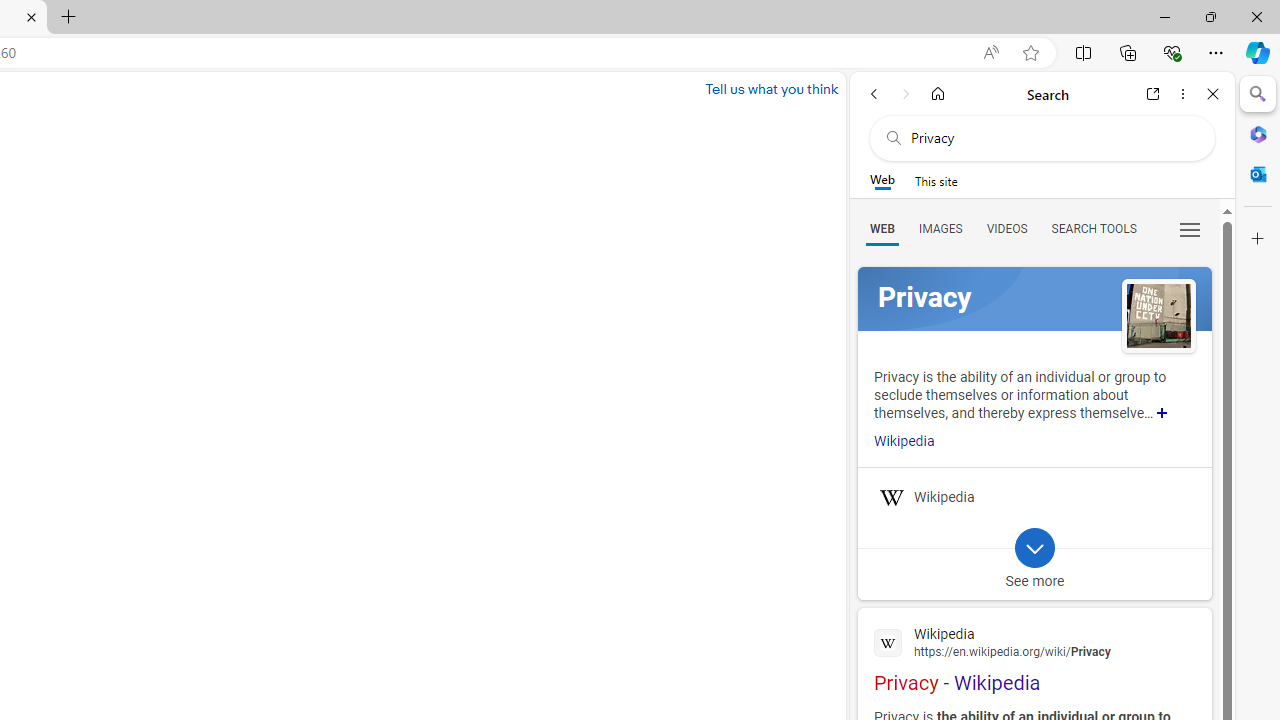  I want to click on 'Show more', so click(1162, 412).